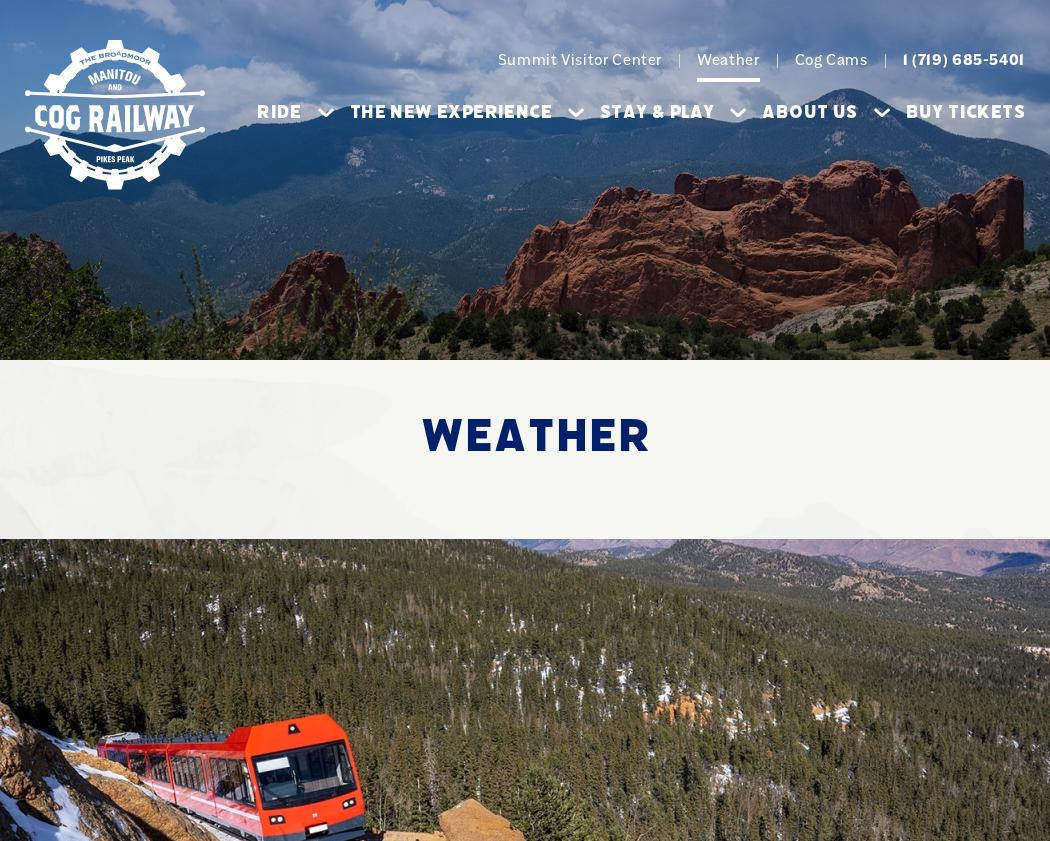 The image size is (1050, 841). Describe the element at coordinates (544, 419) in the screenshot. I see `'Contact Us'` at that location.